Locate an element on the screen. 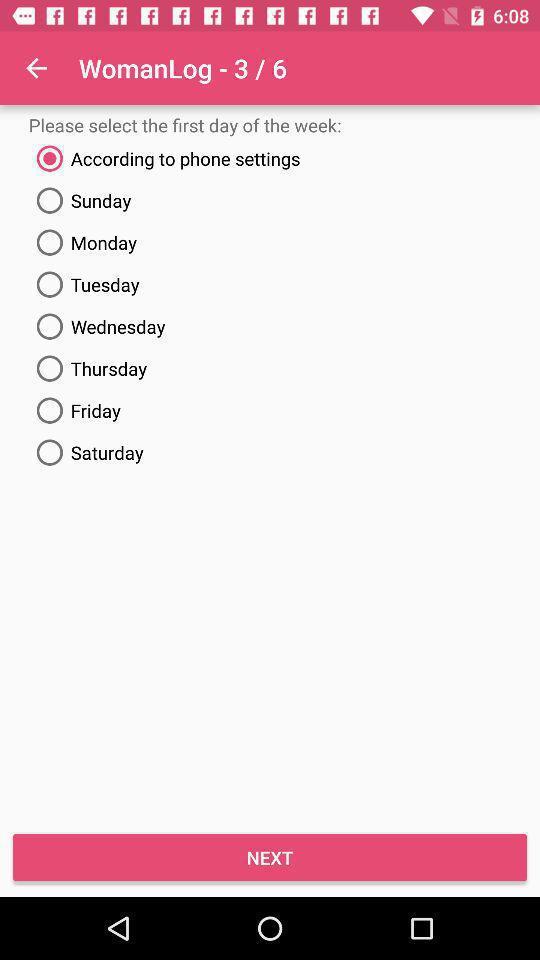 This screenshot has height=960, width=540. the item below the thursday icon is located at coordinates (270, 409).